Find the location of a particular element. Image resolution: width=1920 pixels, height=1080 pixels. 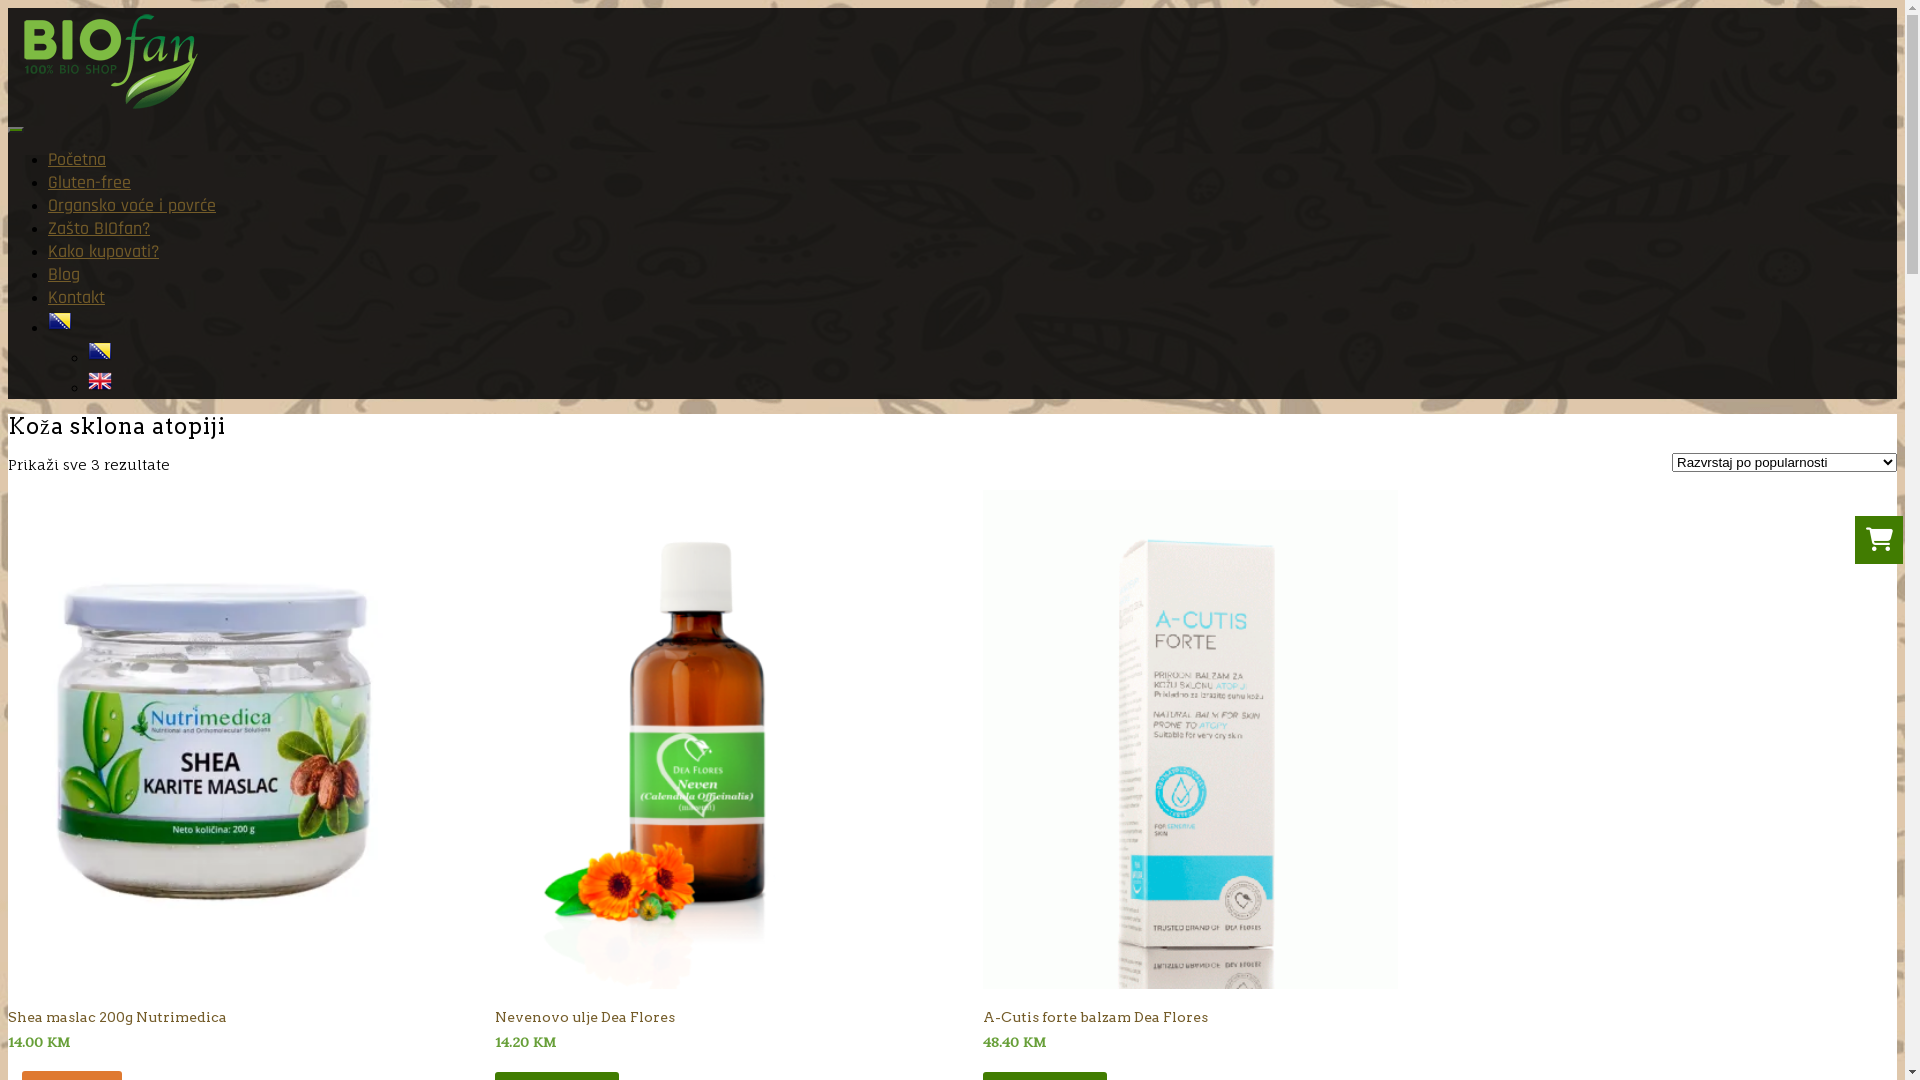

'Bosnian' is located at coordinates (99, 356).